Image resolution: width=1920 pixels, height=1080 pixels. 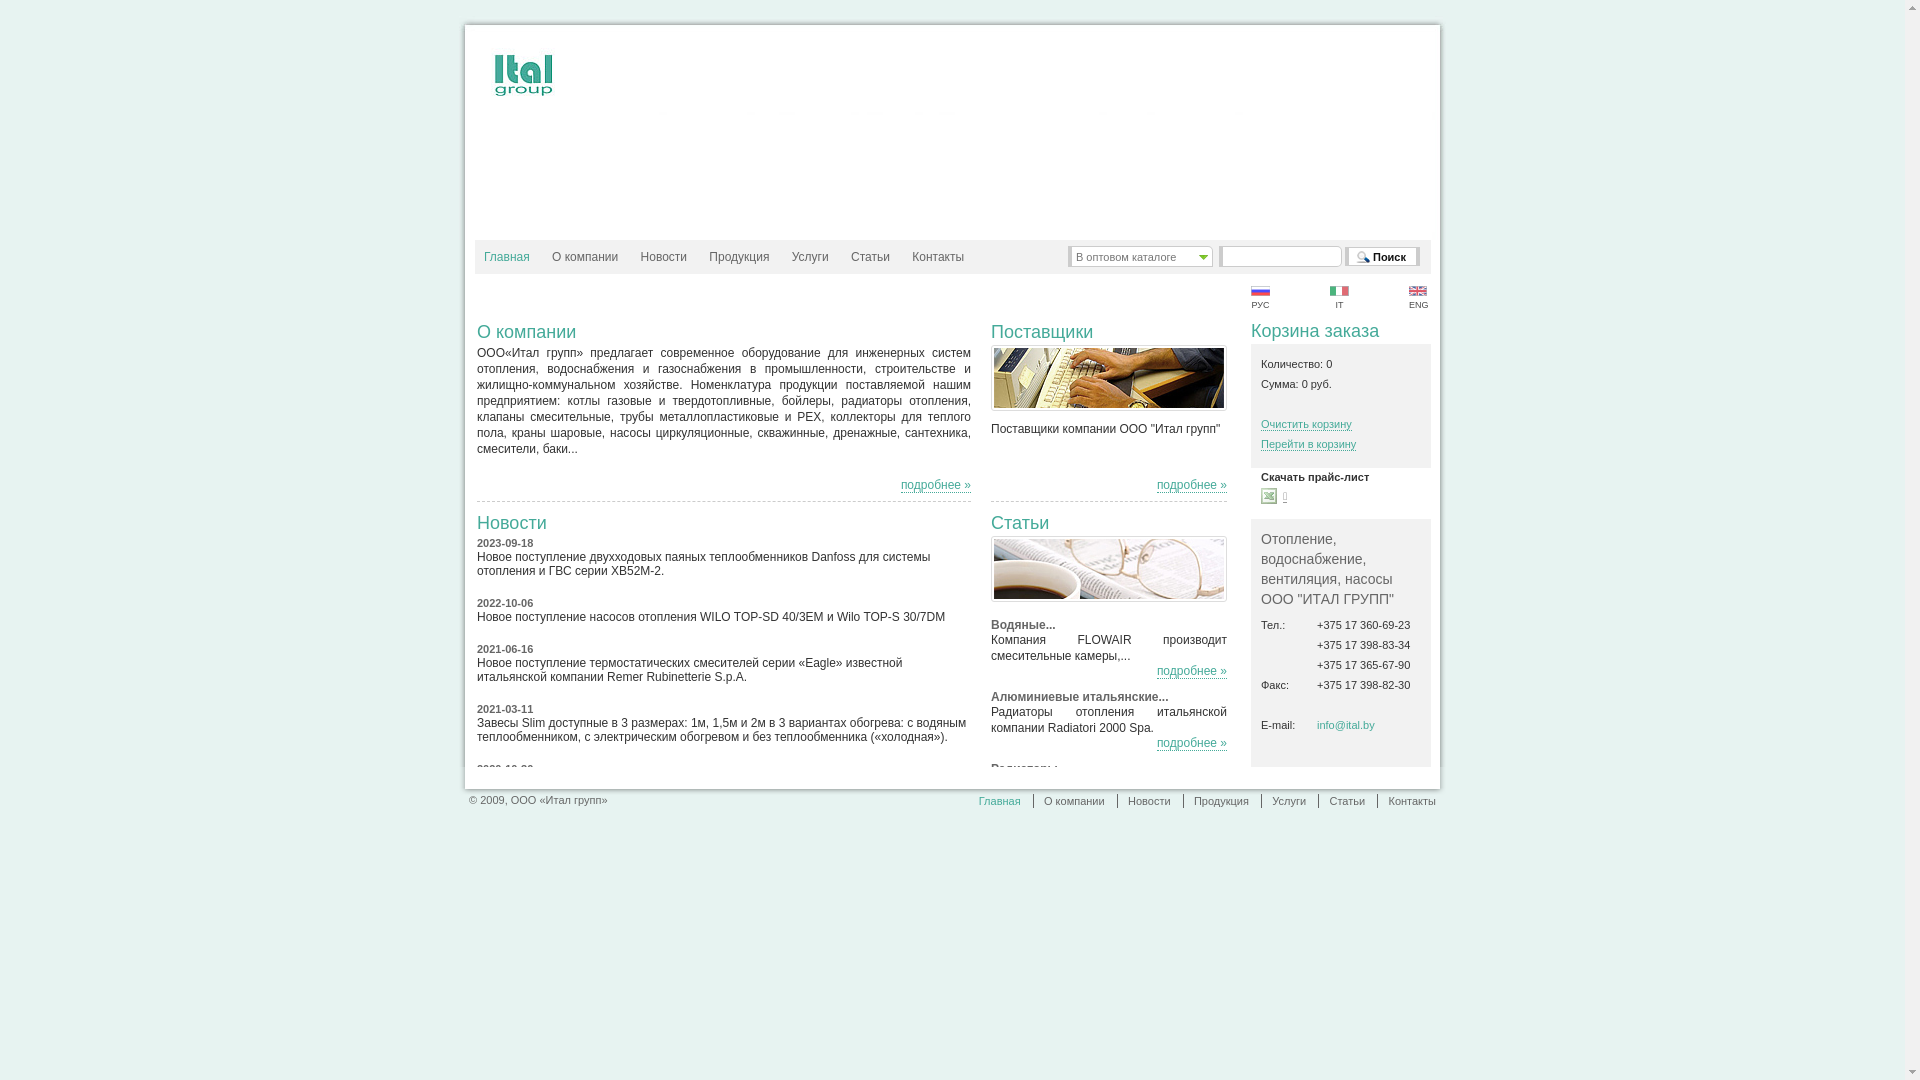 What do you see at coordinates (1339, 299) in the screenshot?
I see `'IT'` at bounding box center [1339, 299].